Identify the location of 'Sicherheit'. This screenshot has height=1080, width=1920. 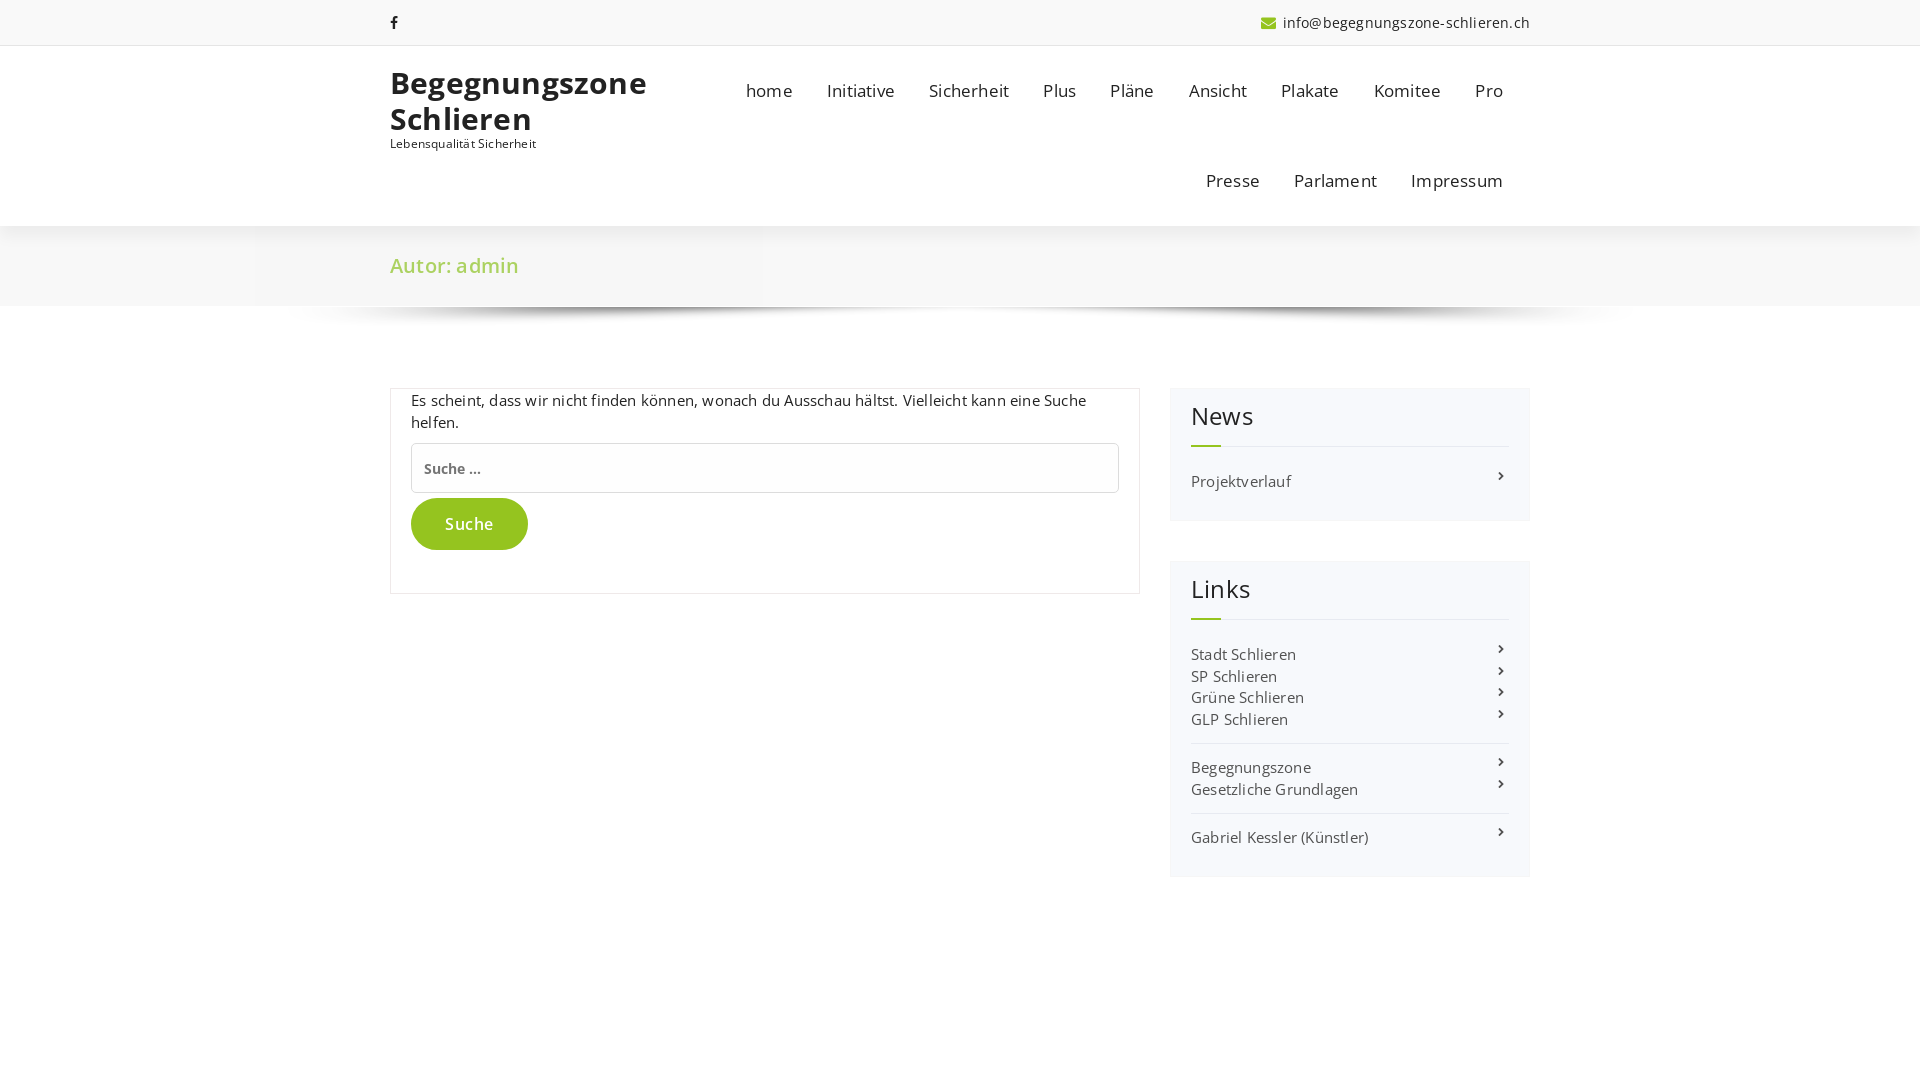
(969, 91).